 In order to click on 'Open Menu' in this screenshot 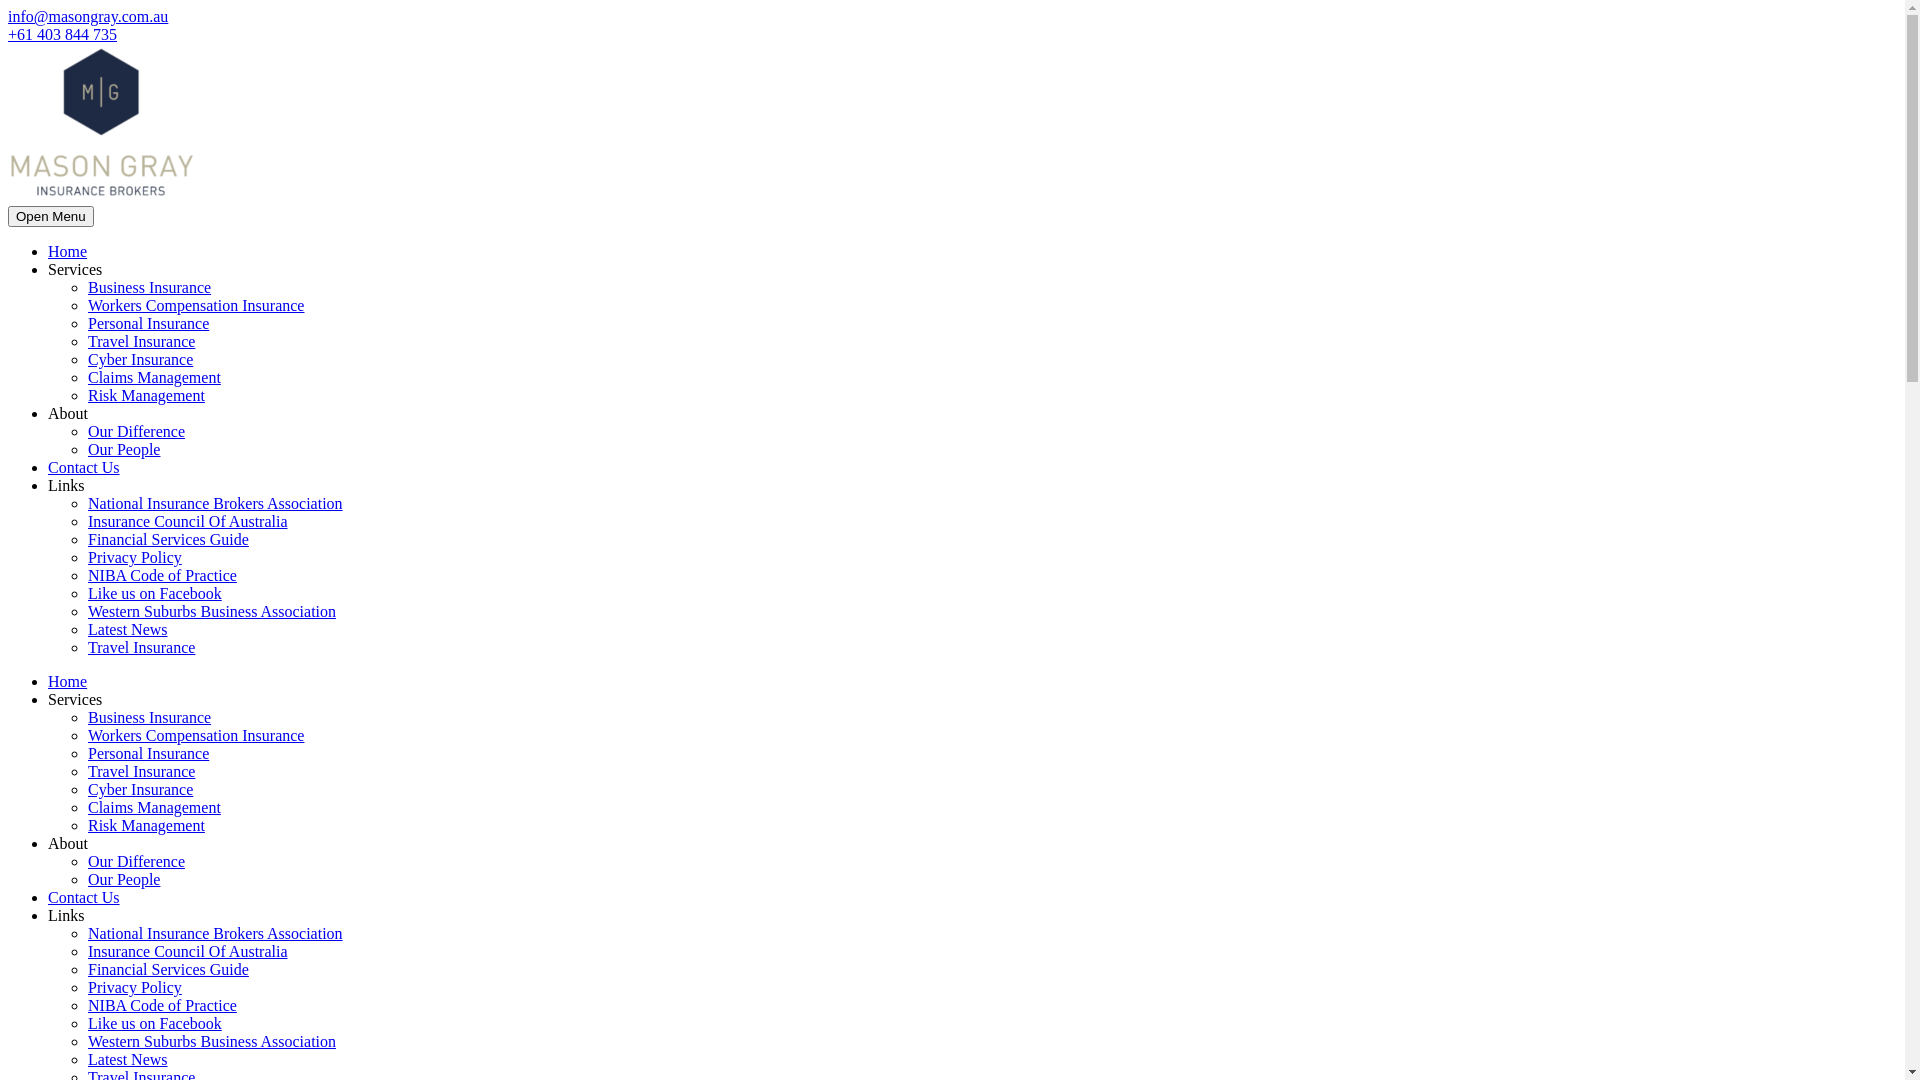, I will do `click(51, 216)`.